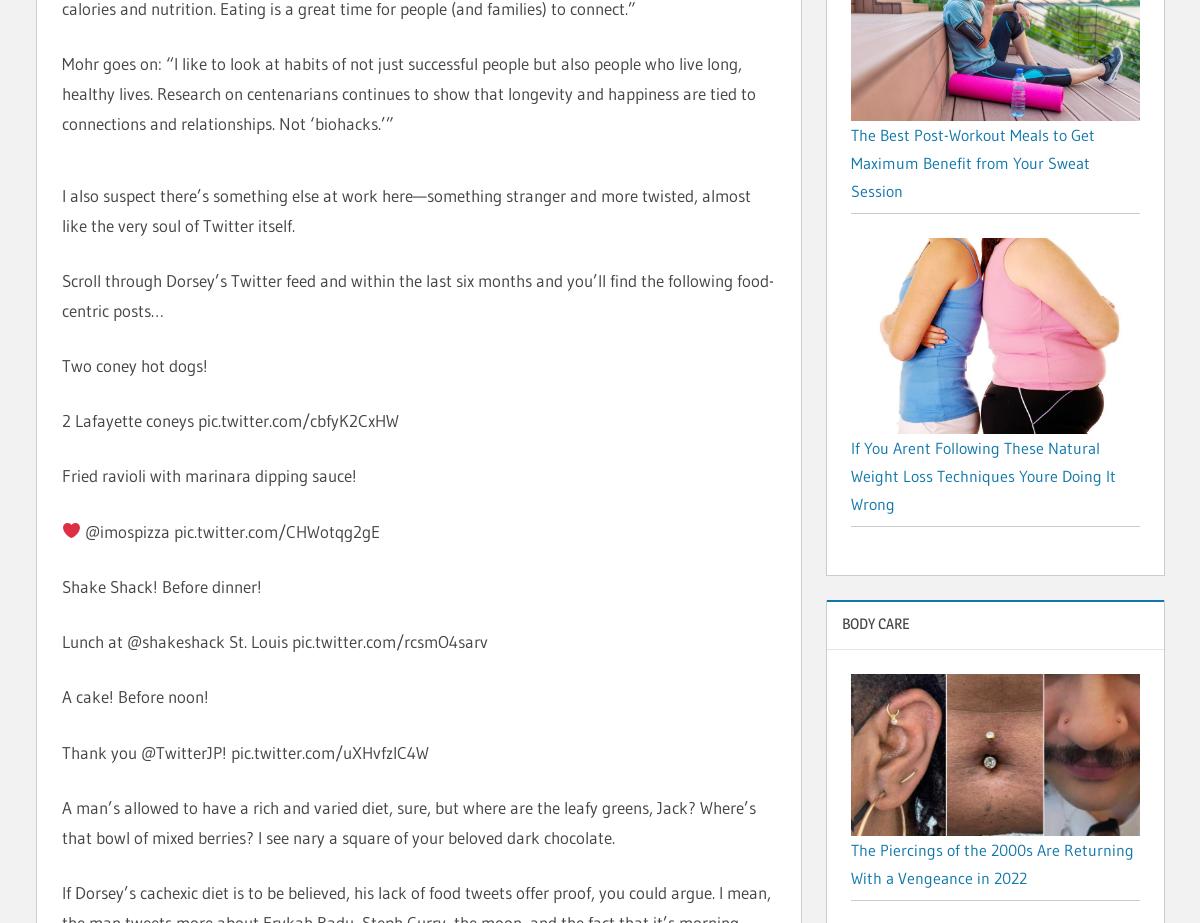 The image size is (1200, 923). Describe the element at coordinates (135, 695) in the screenshot. I see `'A cake! Before noon!'` at that location.